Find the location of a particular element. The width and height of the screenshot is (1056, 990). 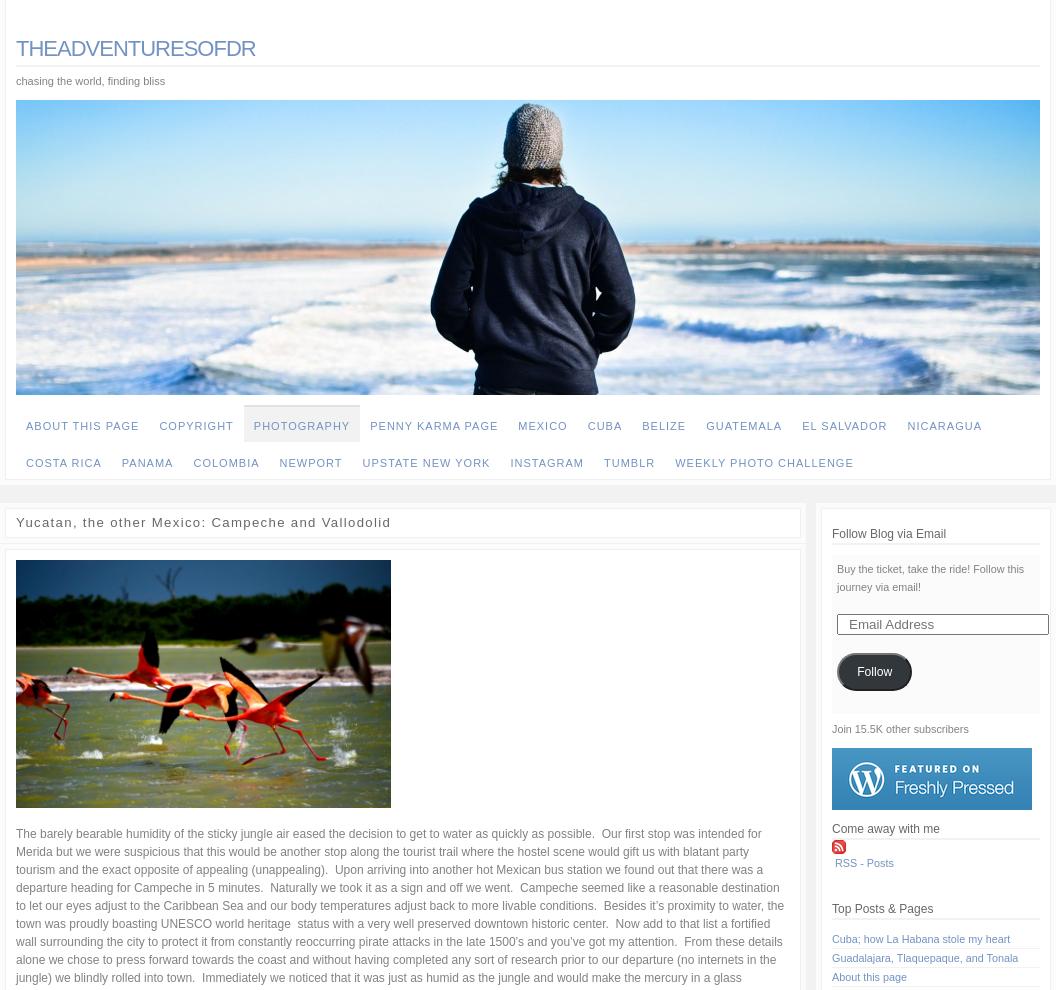

'Follow' is located at coordinates (873, 672).